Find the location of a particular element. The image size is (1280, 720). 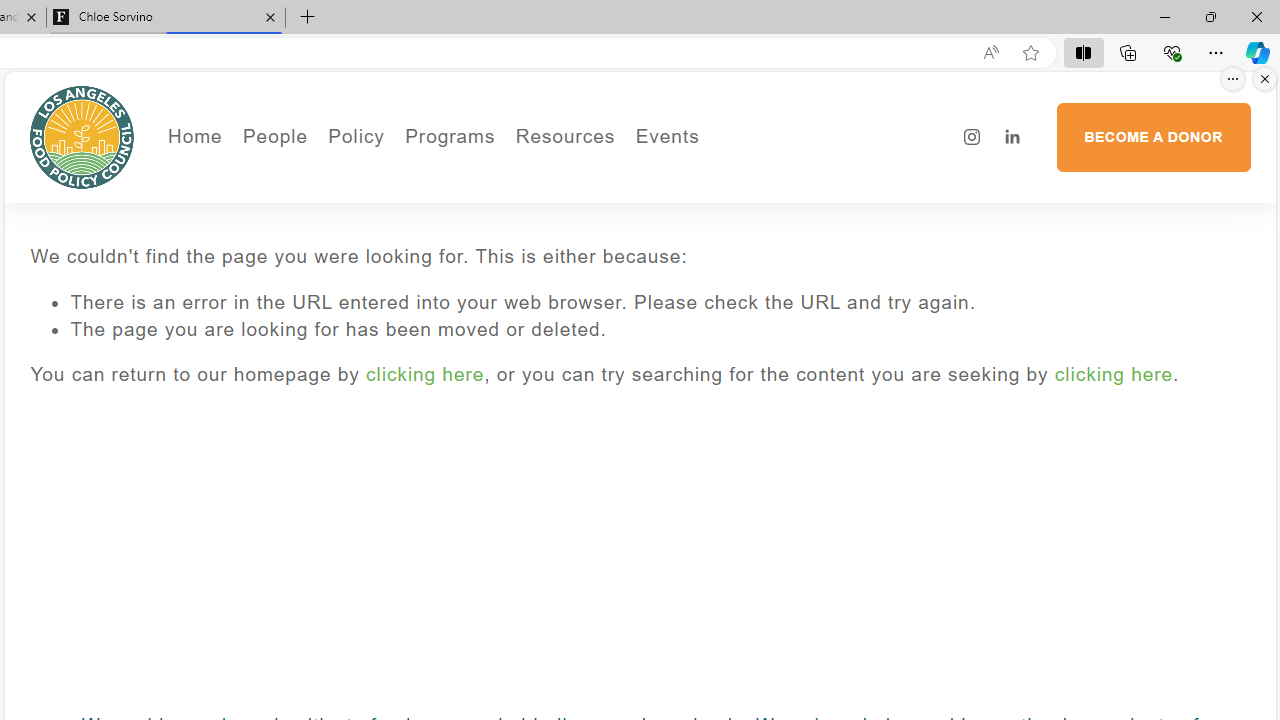

'LinkedIn' is located at coordinates (1012, 136).